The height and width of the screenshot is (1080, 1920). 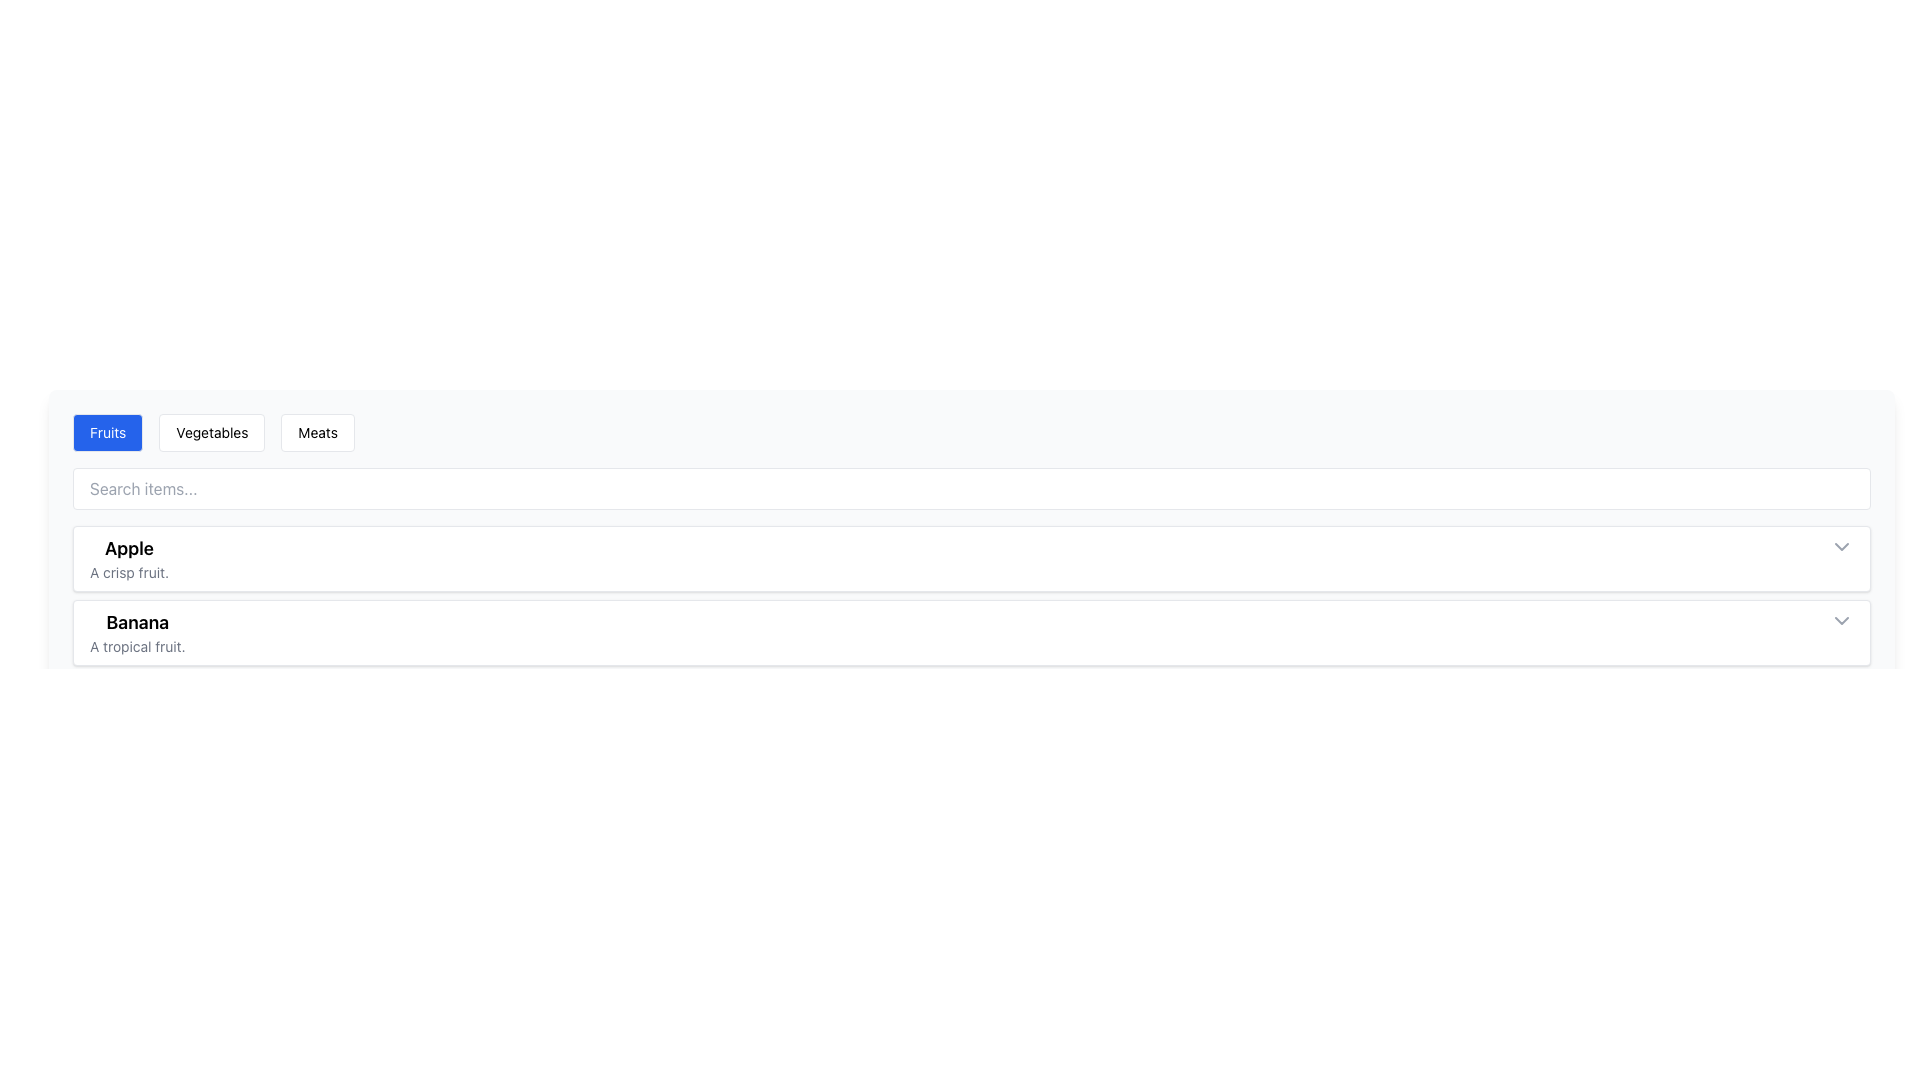 What do you see at coordinates (136, 647) in the screenshot?
I see `the text label reading 'A tropical fruit.' which is styled with a smaller font size and light gray color, positioned directly beneath the 'Banana' label` at bounding box center [136, 647].